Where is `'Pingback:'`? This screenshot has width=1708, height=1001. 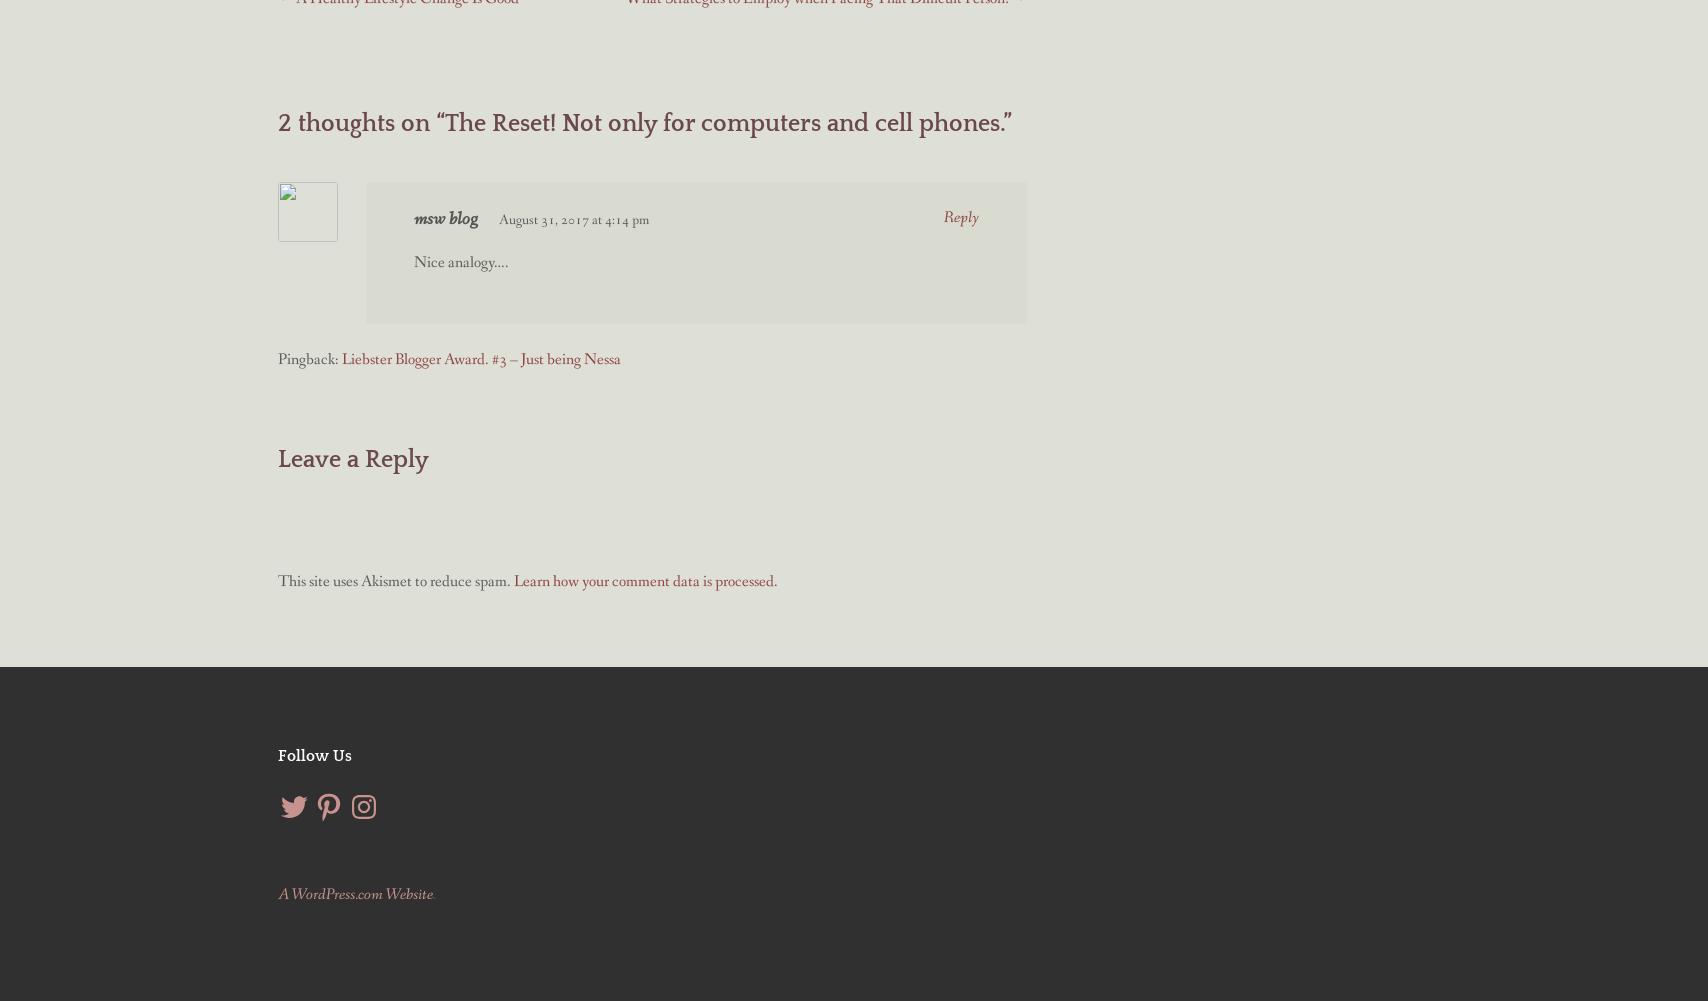 'Pingback:' is located at coordinates (278, 358).